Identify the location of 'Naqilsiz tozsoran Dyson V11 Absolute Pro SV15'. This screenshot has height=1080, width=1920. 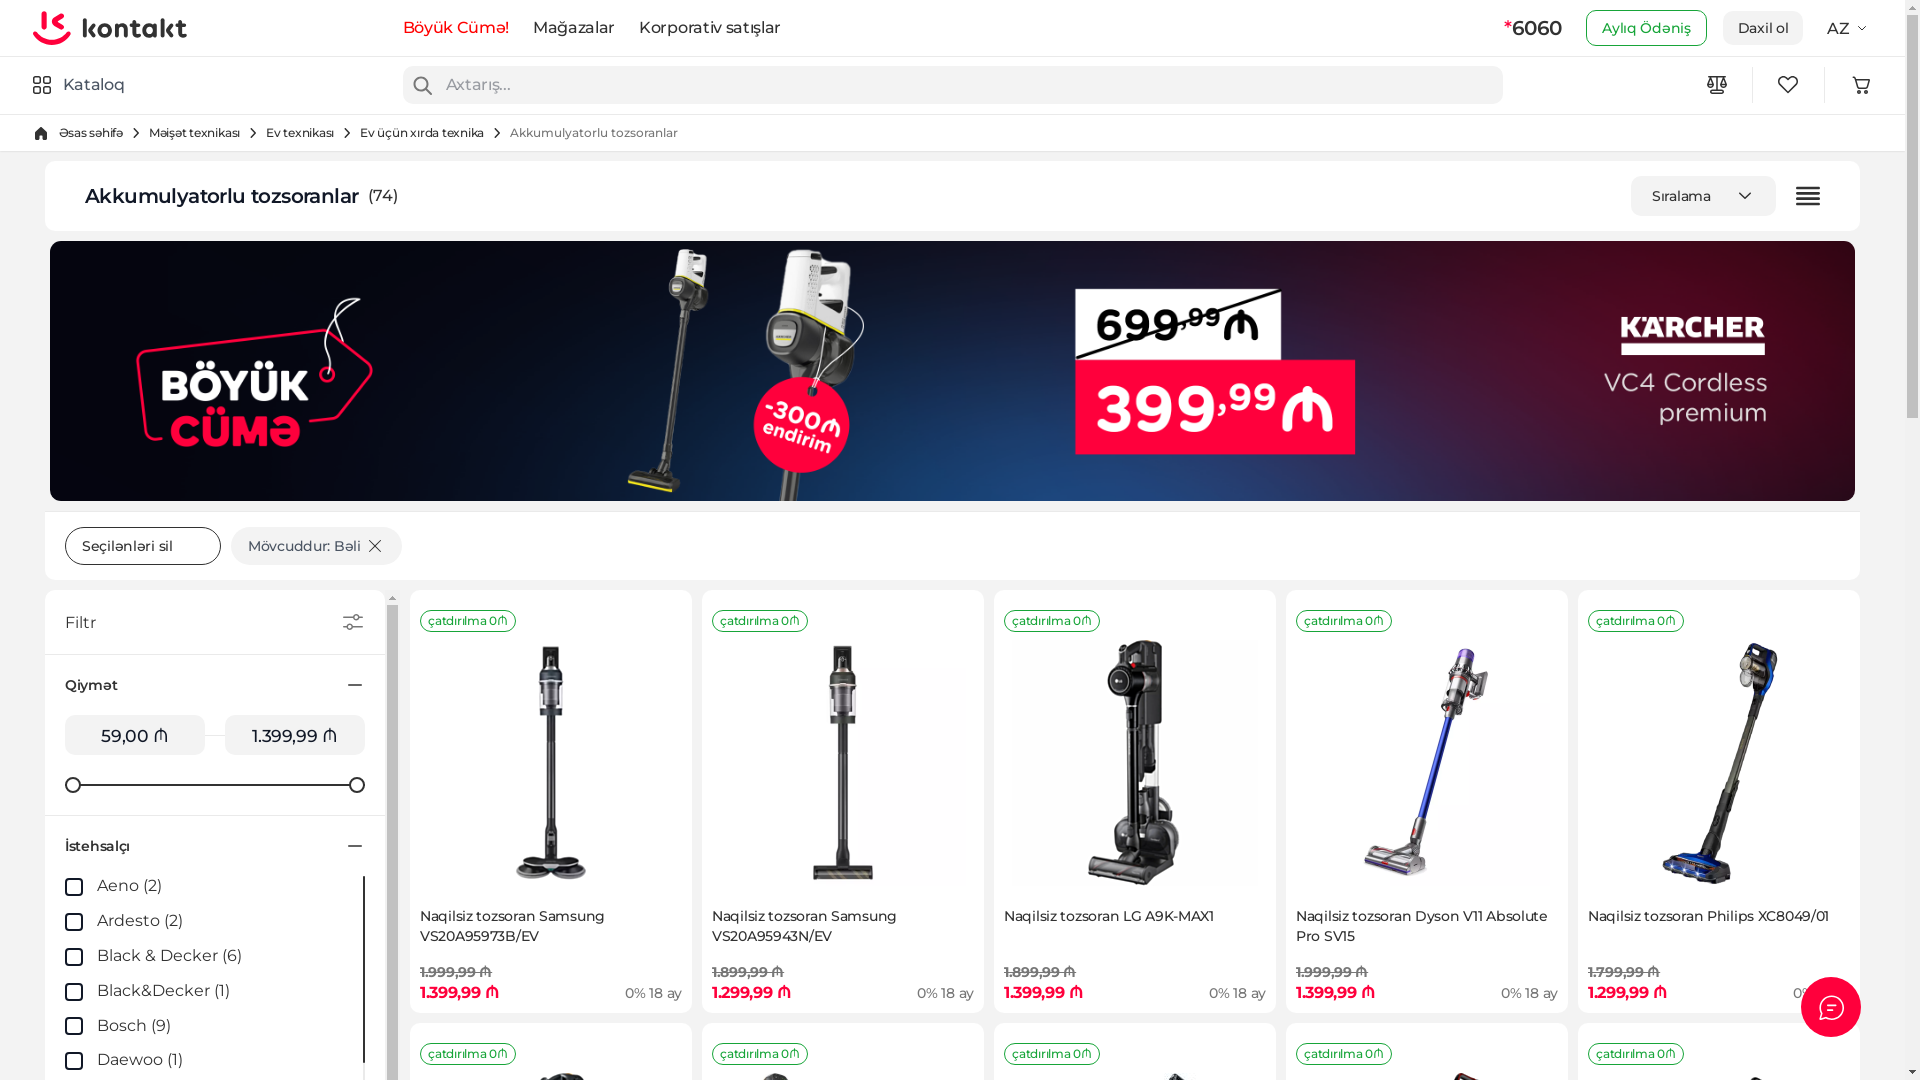
(1425, 763).